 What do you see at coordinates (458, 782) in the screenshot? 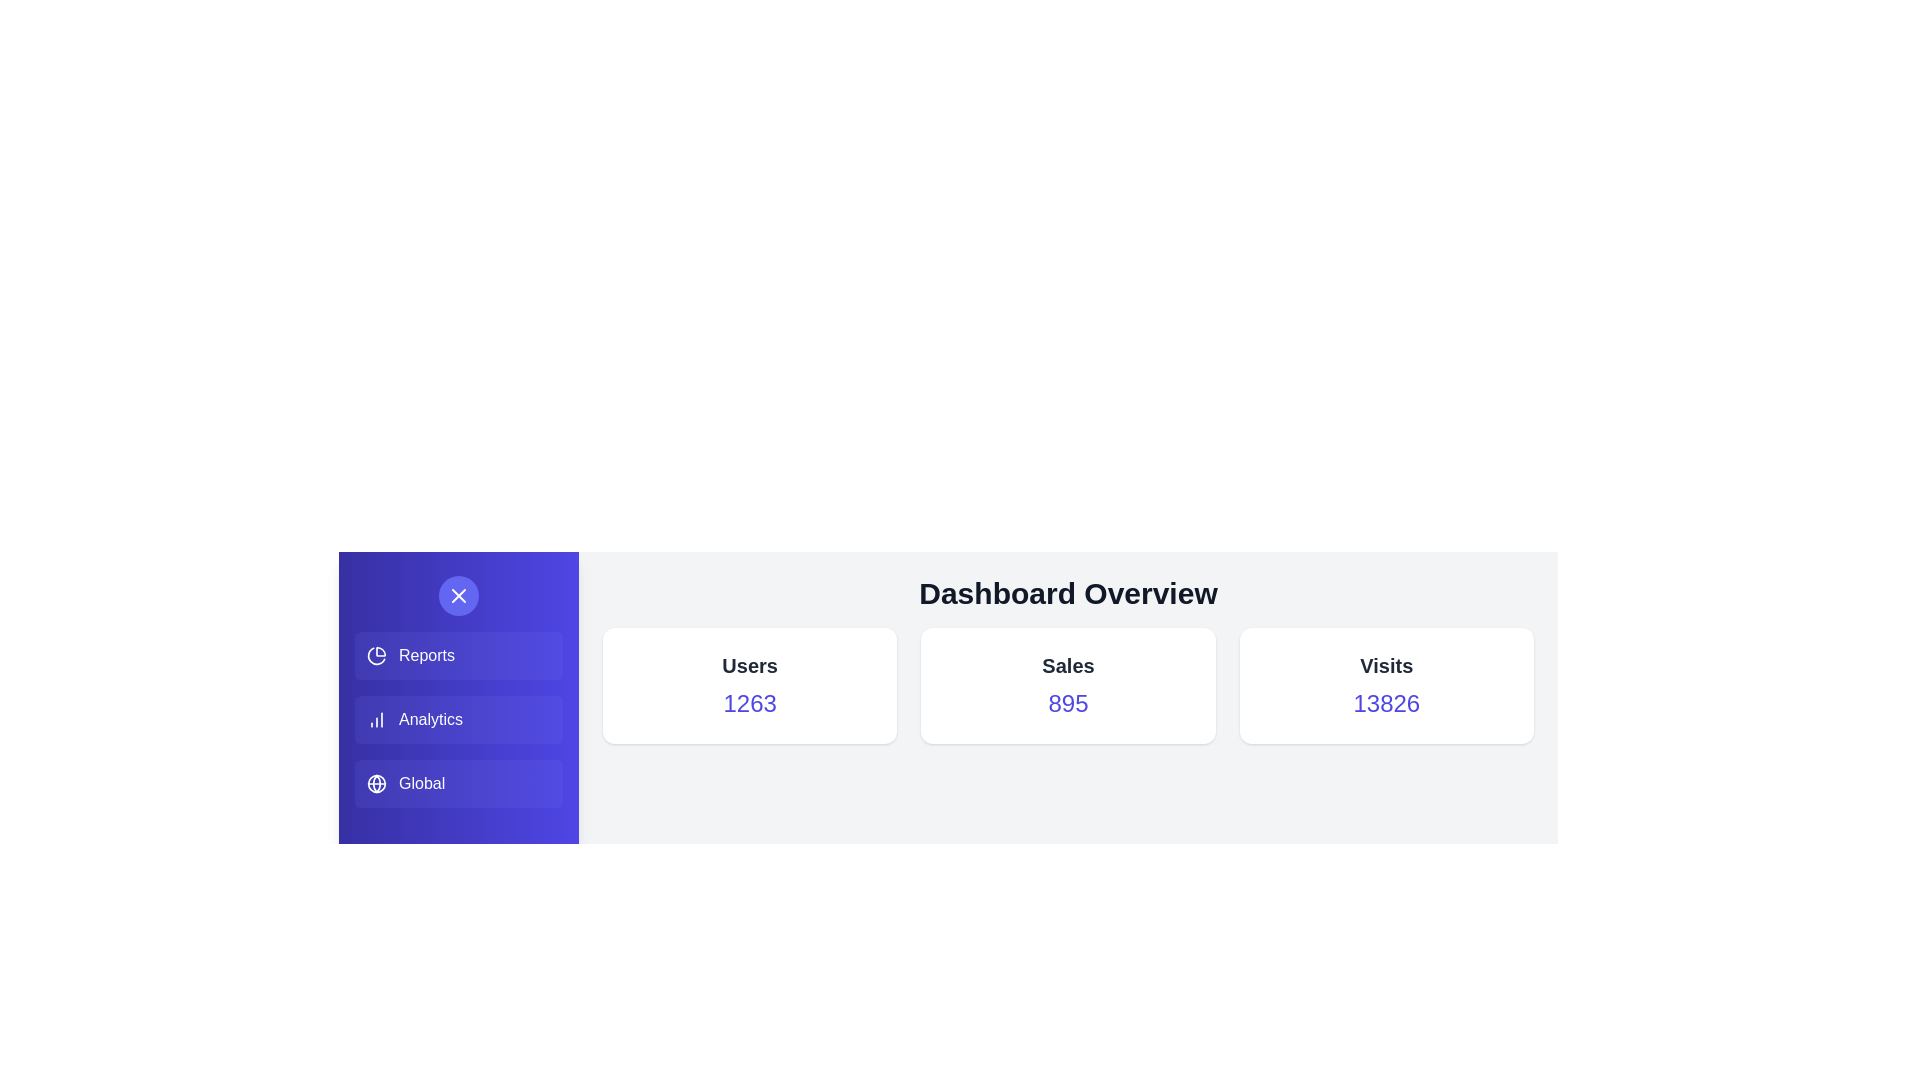
I see `the Global button in the side menu` at bounding box center [458, 782].